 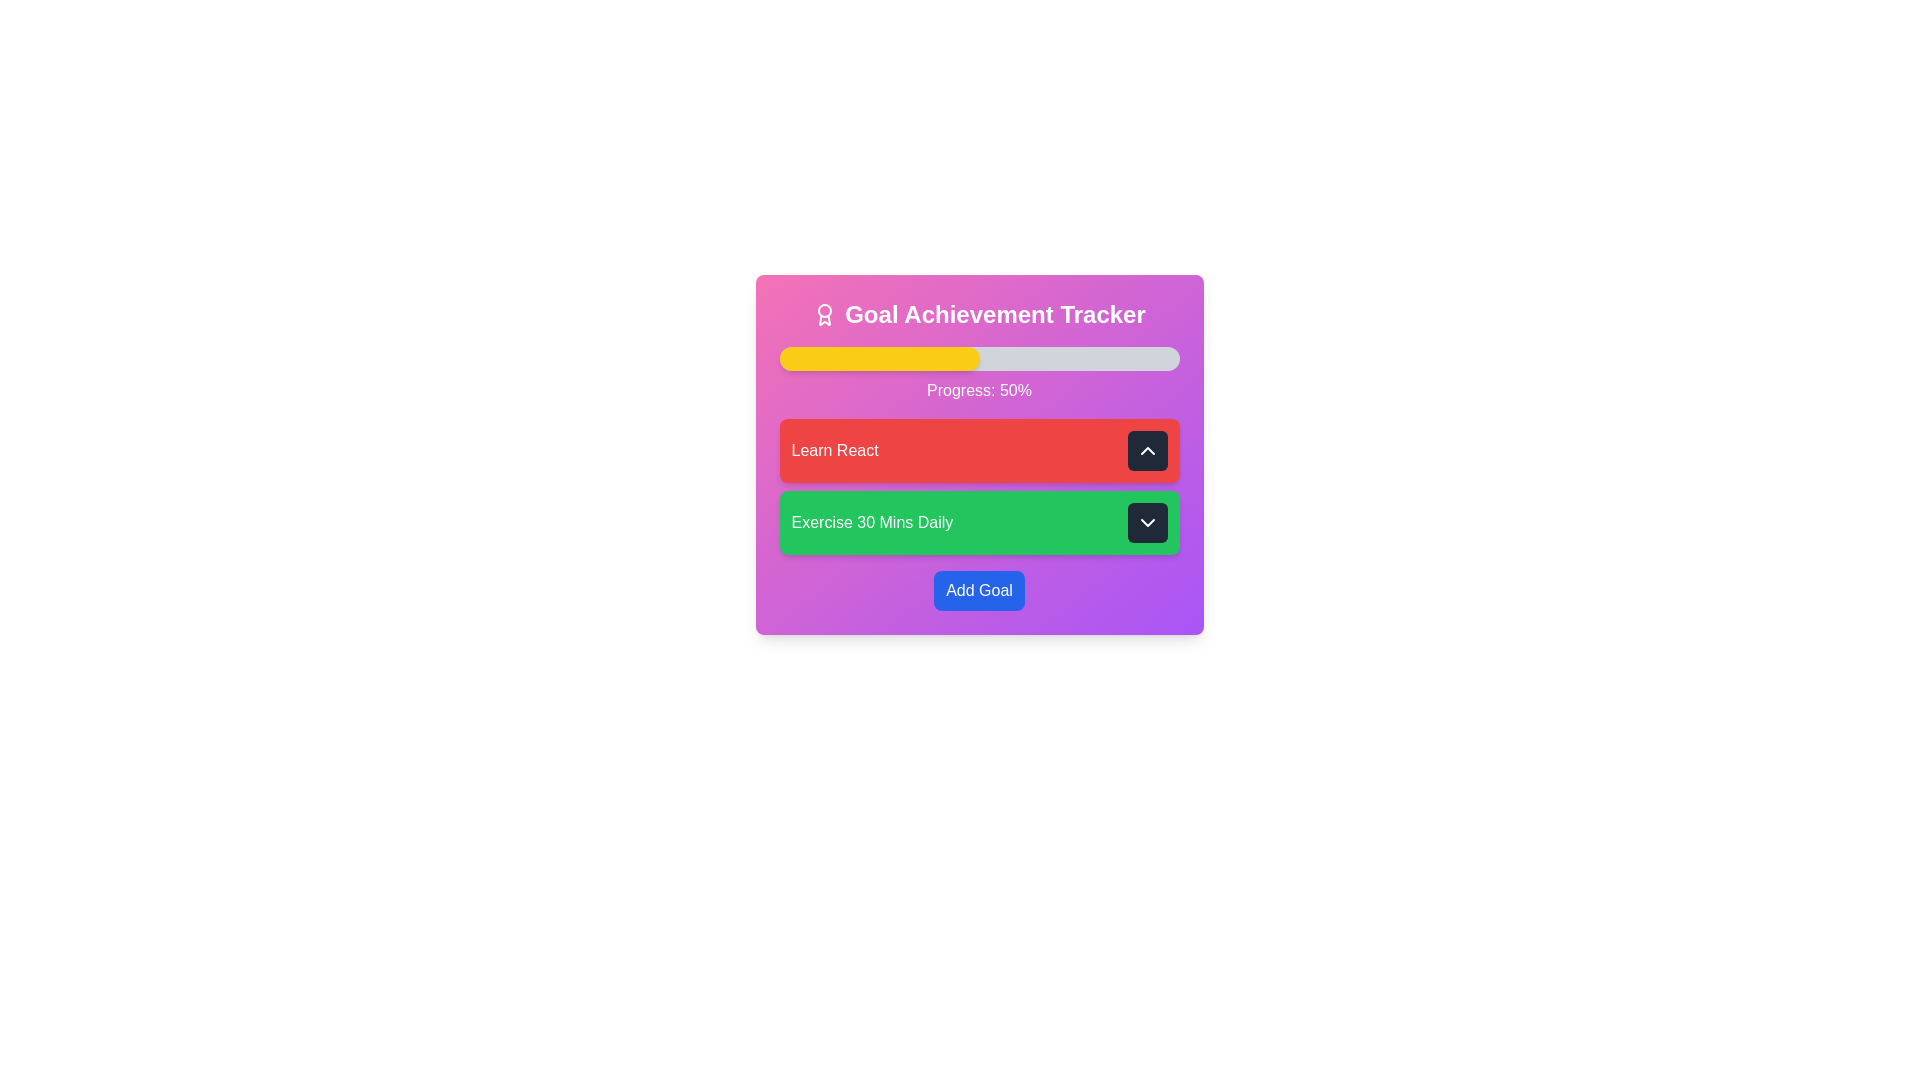 I want to click on the 'Add Goal' button with a blue background and white text located at the bottom of the 'Goal Achievement Tracker' card layout, so click(x=979, y=589).